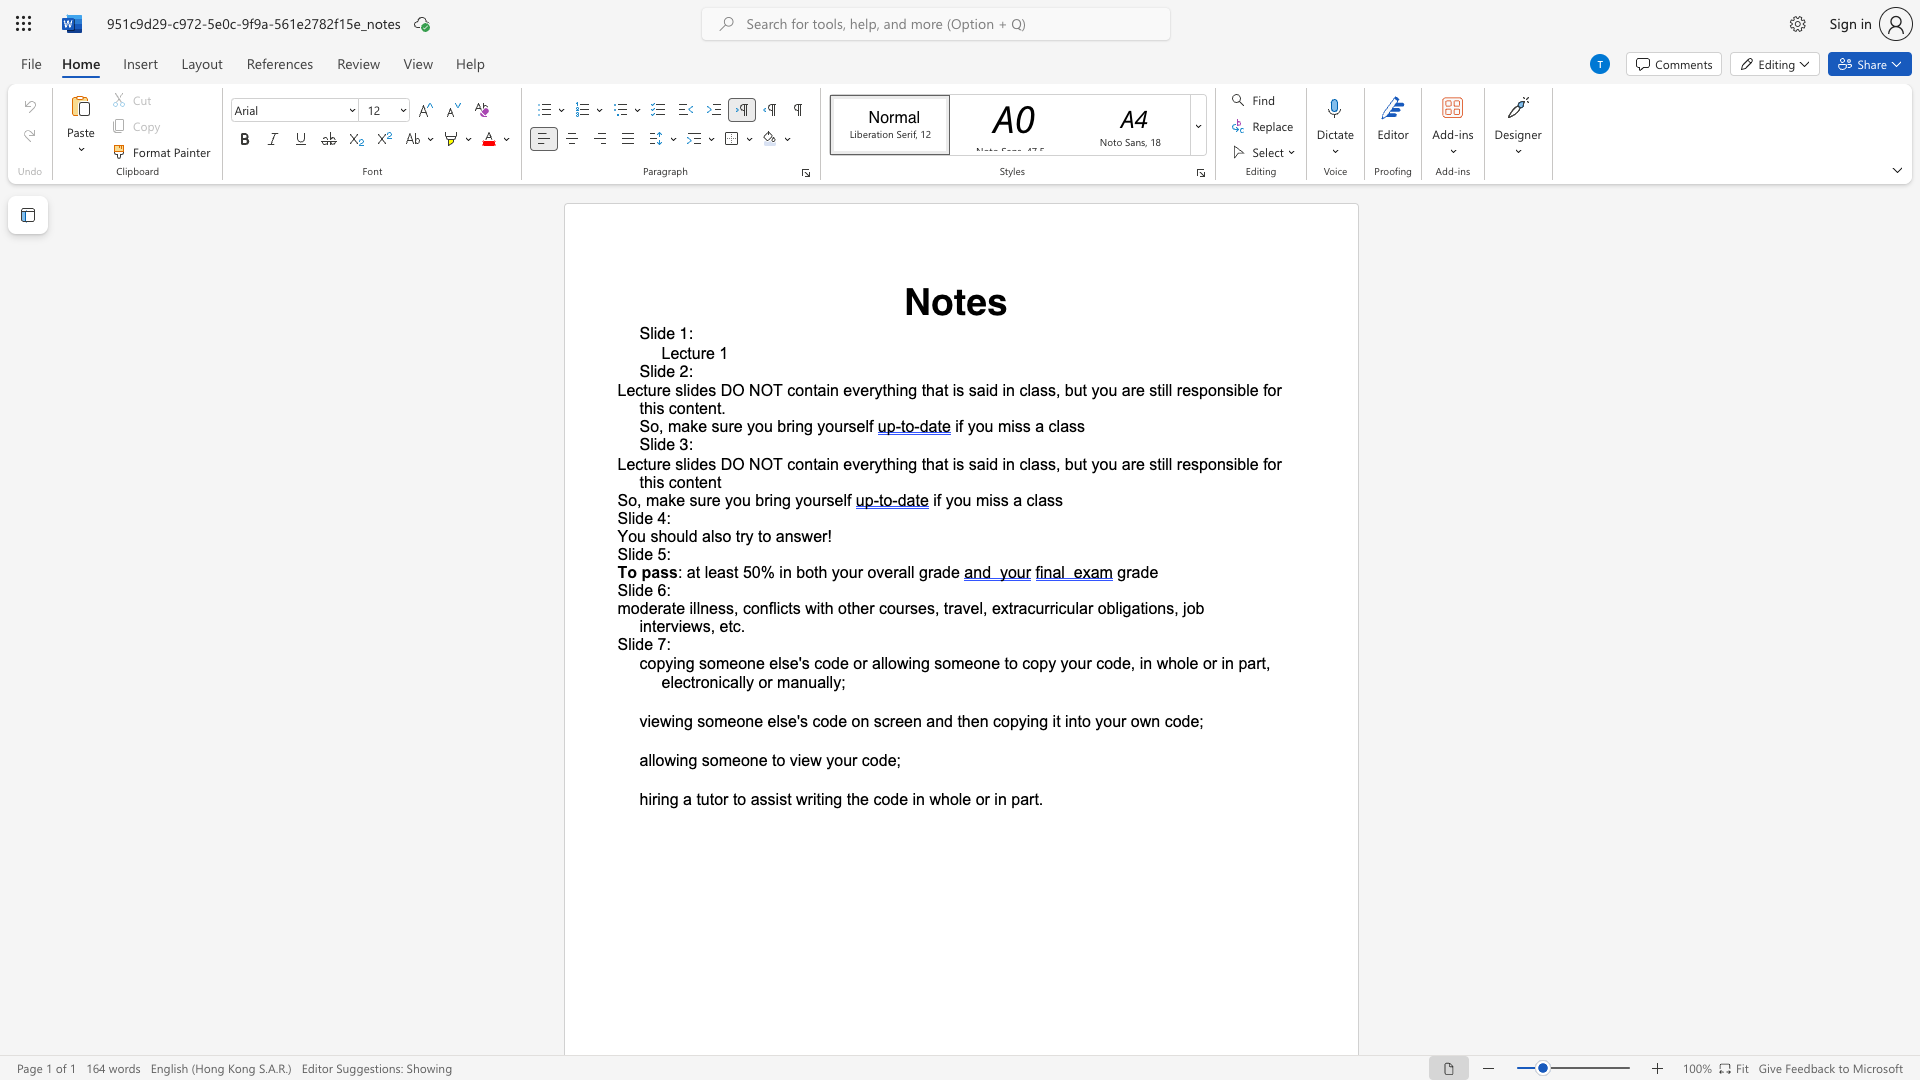 This screenshot has height=1080, width=1920. What do you see at coordinates (771, 607) in the screenshot?
I see `the space between the continuous character "f" and "l" in the text` at bounding box center [771, 607].